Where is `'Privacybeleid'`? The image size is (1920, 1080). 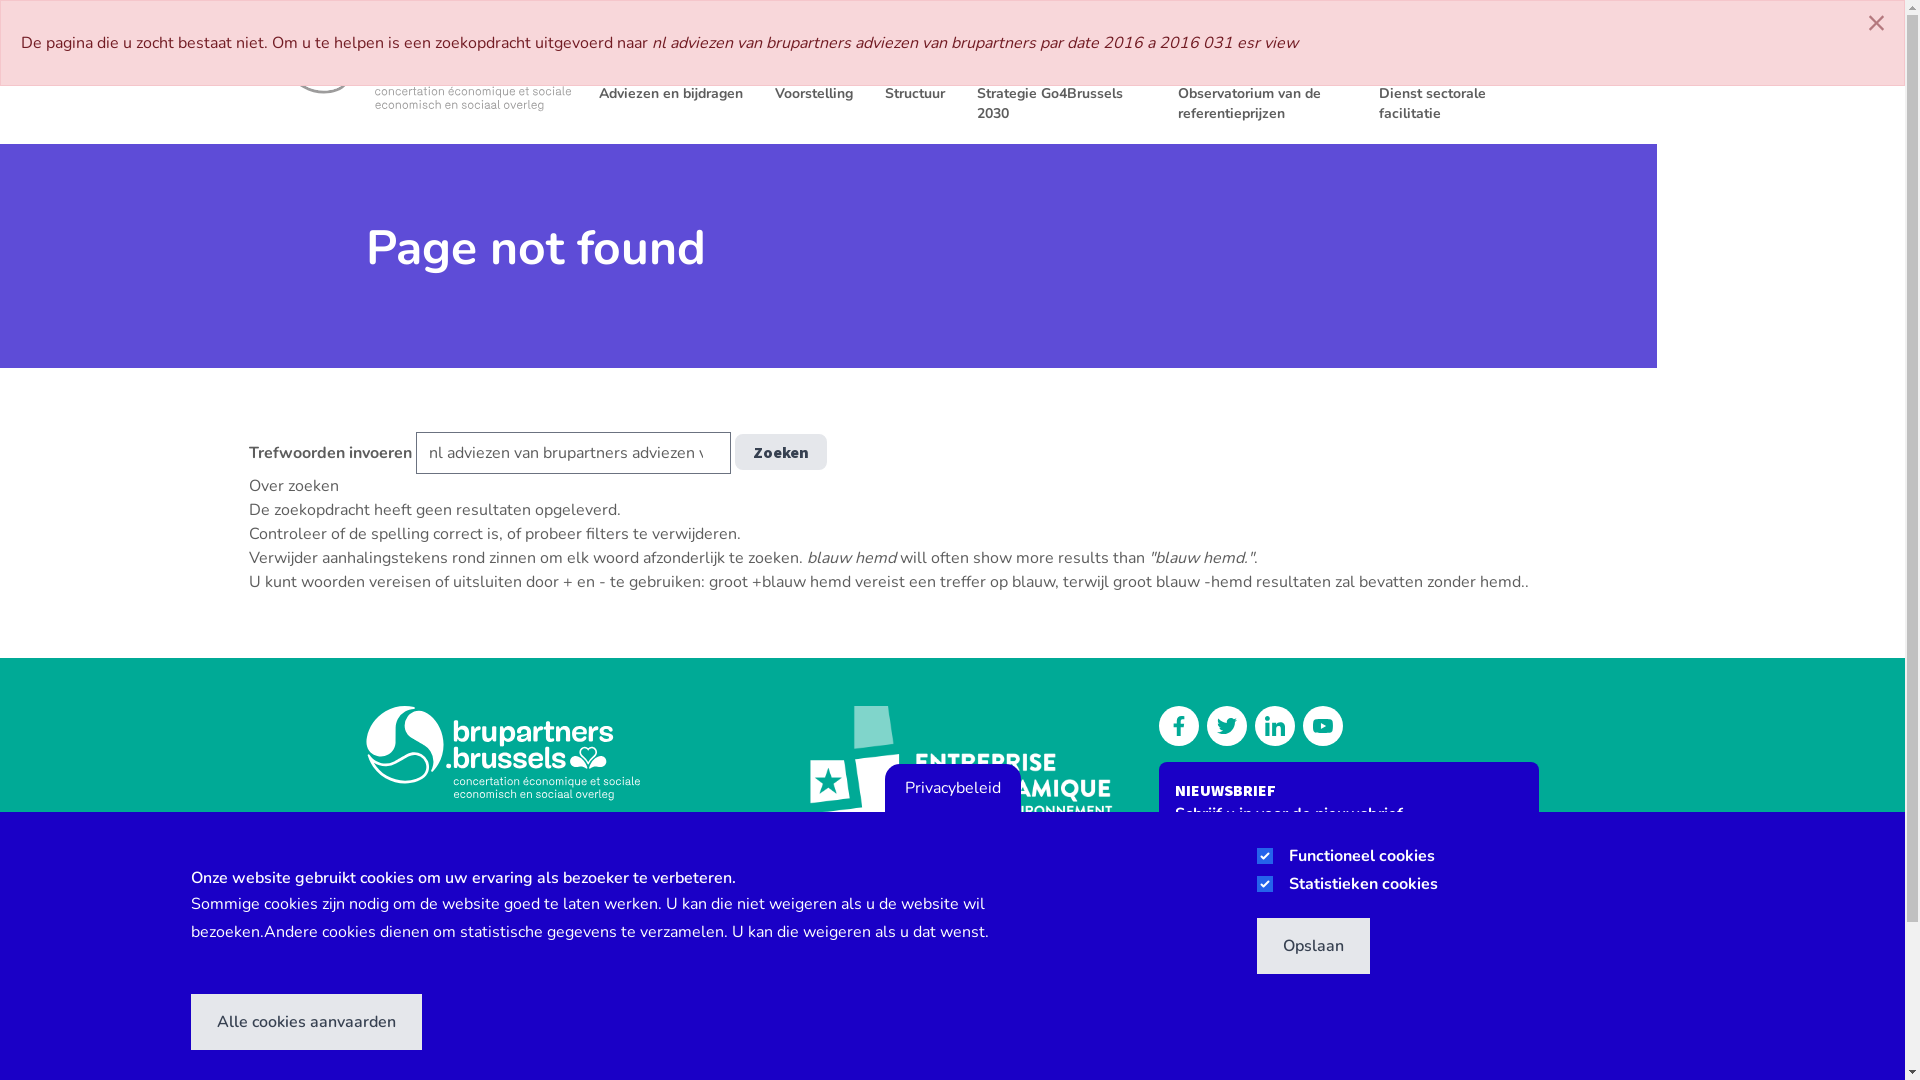
'Privacybeleid' is located at coordinates (950, 786).